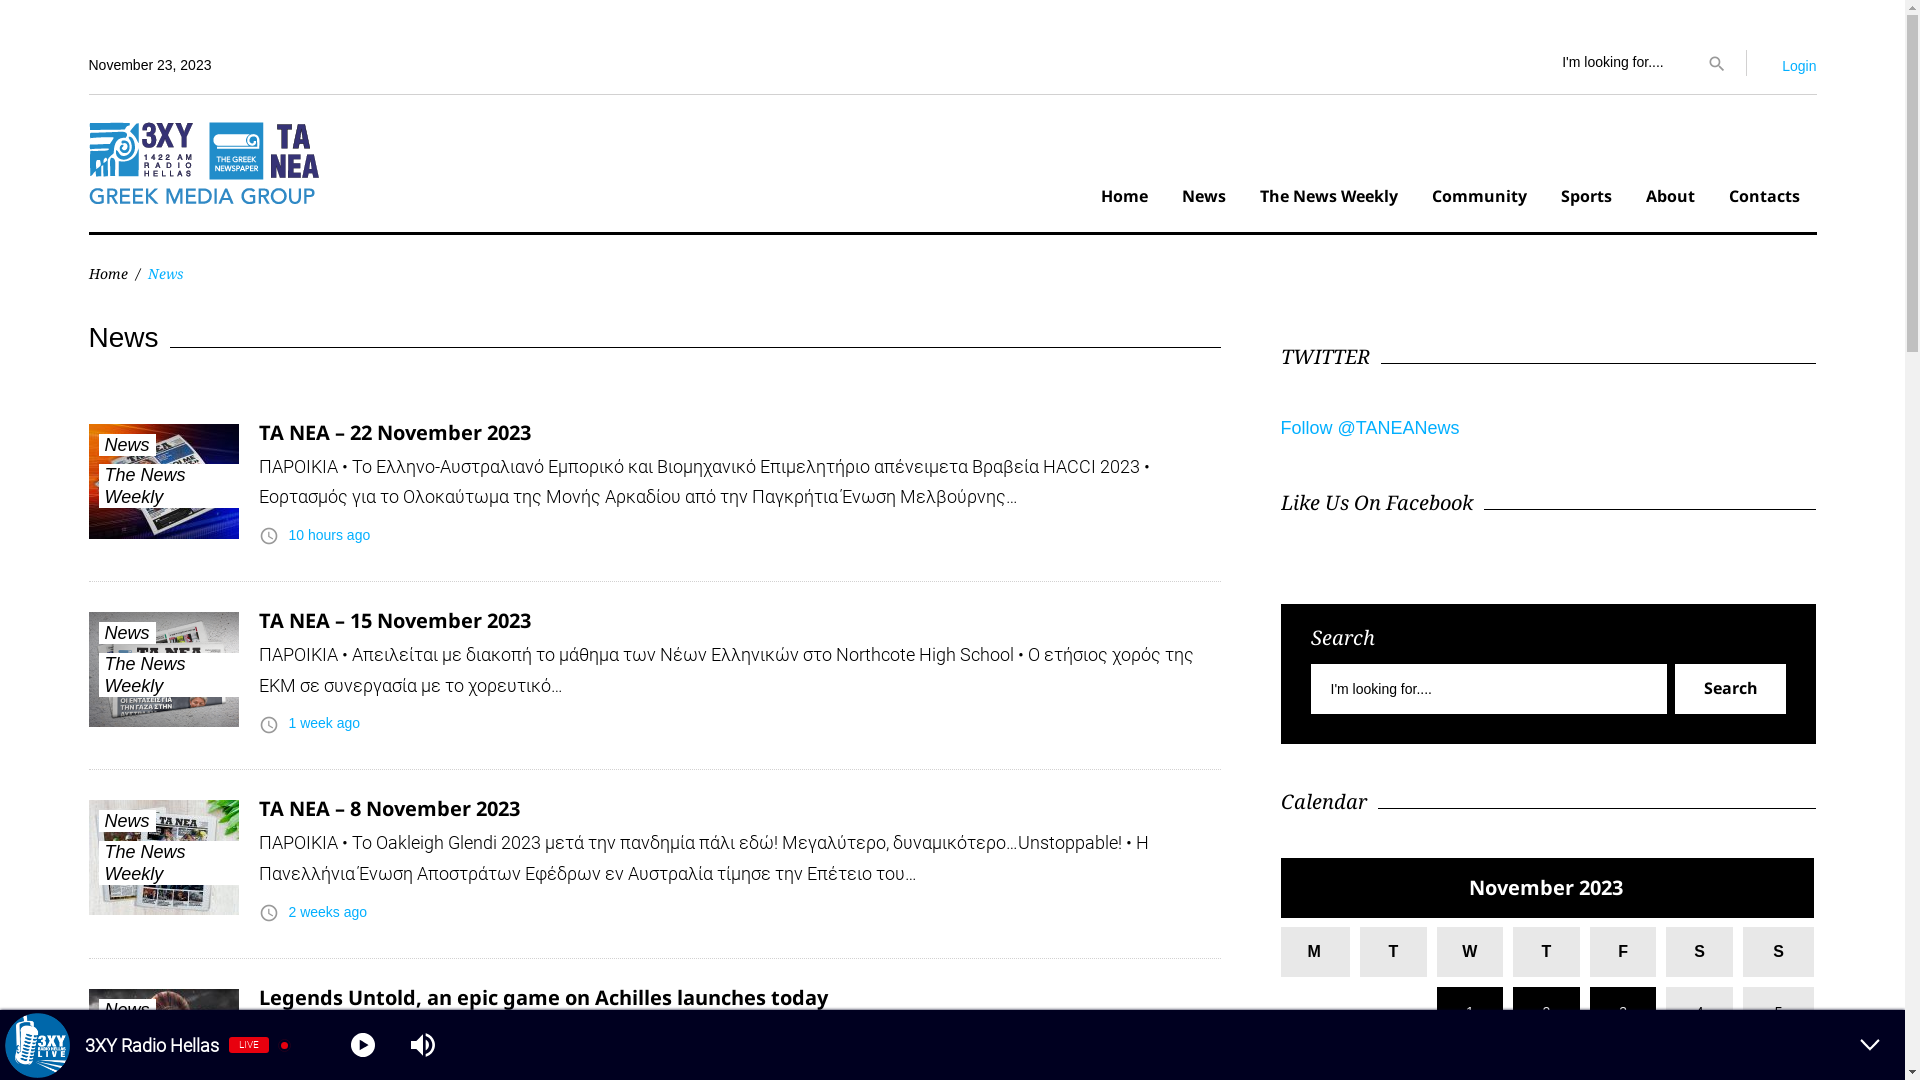  What do you see at coordinates (1764, 199) in the screenshot?
I see `'Contacts'` at bounding box center [1764, 199].